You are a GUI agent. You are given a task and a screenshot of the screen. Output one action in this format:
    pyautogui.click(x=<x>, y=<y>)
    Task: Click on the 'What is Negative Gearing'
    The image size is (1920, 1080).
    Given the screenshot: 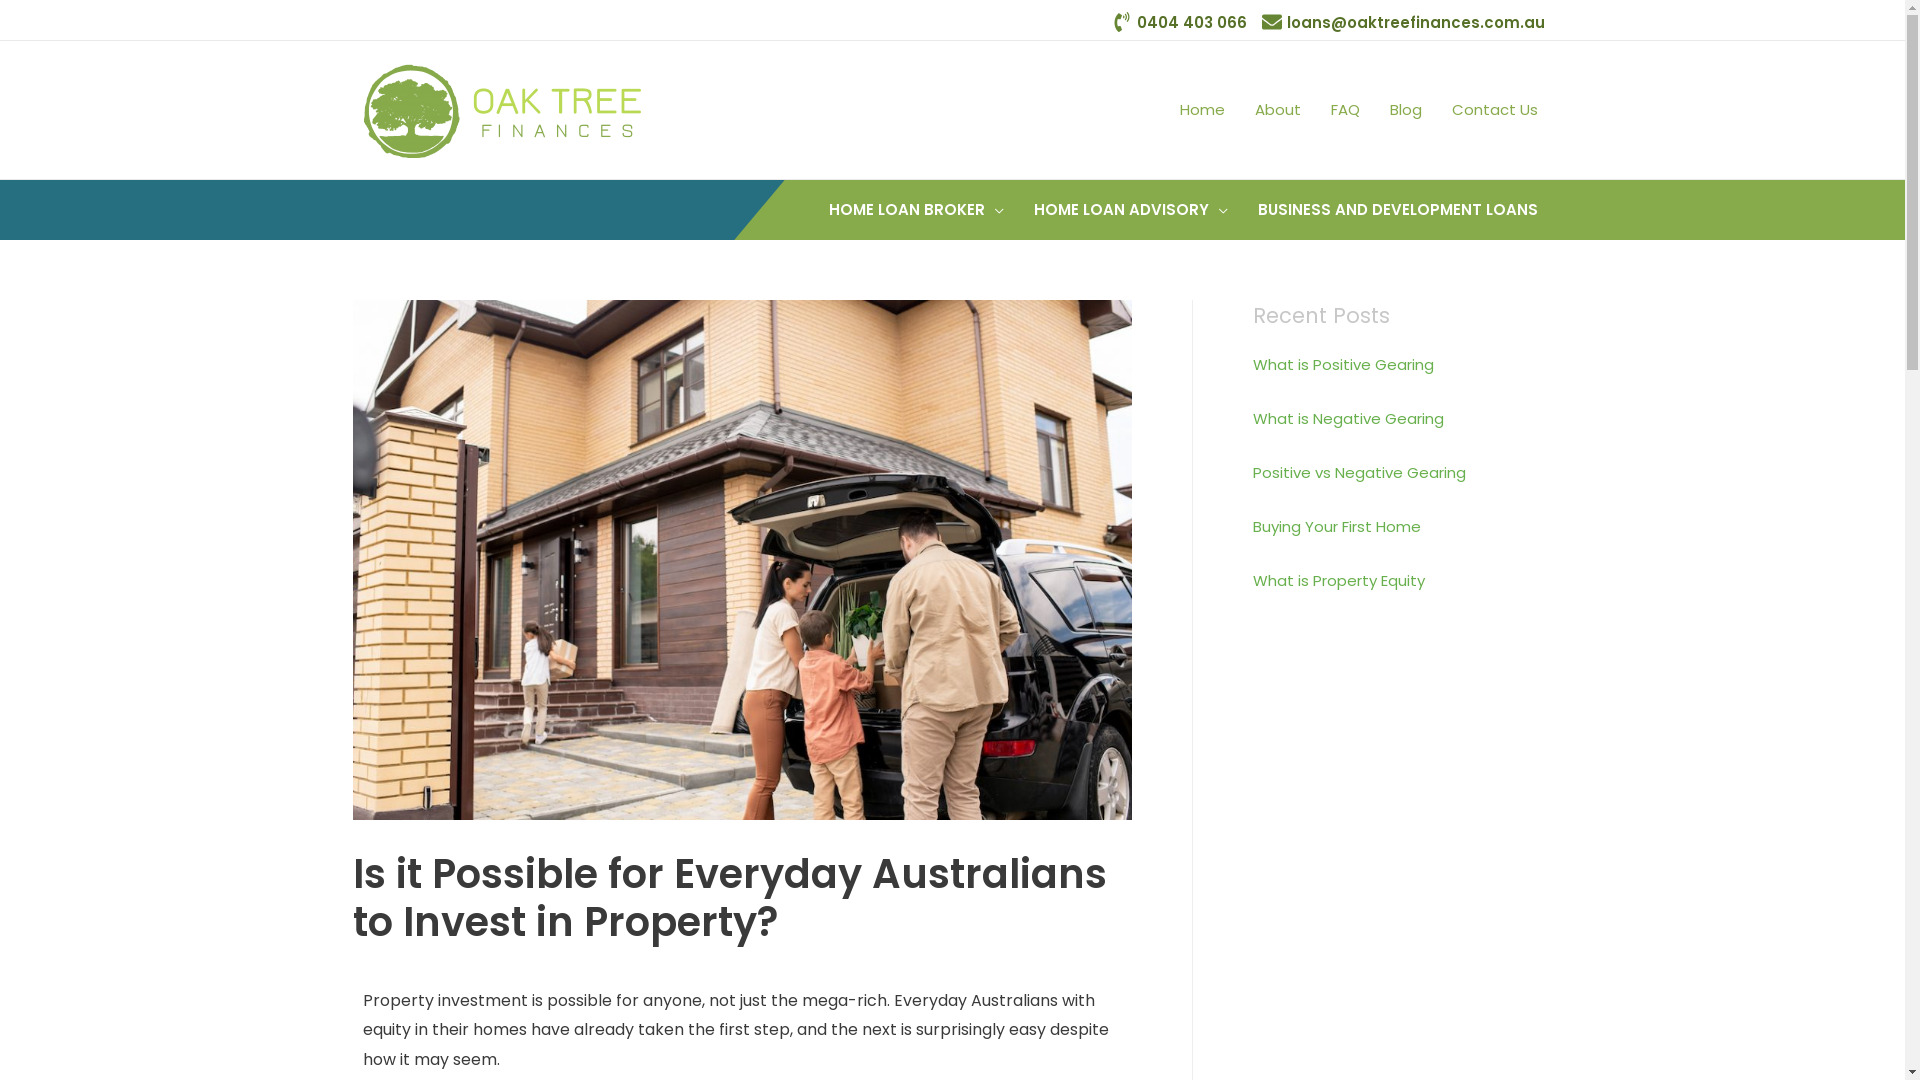 What is the action you would take?
    pyautogui.click(x=1347, y=417)
    